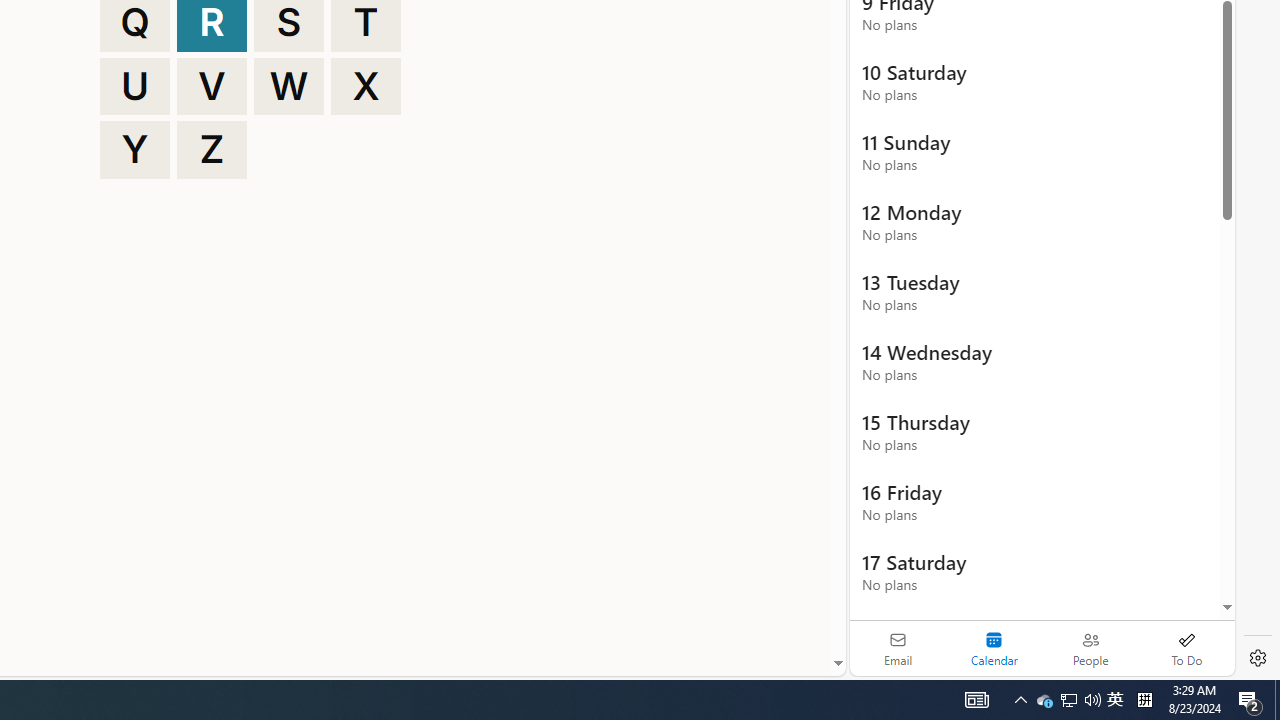 The image size is (1280, 720). What do you see at coordinates (134, 149) in the screenshot?
I see `'Y'` at bounding box center [134, 149].